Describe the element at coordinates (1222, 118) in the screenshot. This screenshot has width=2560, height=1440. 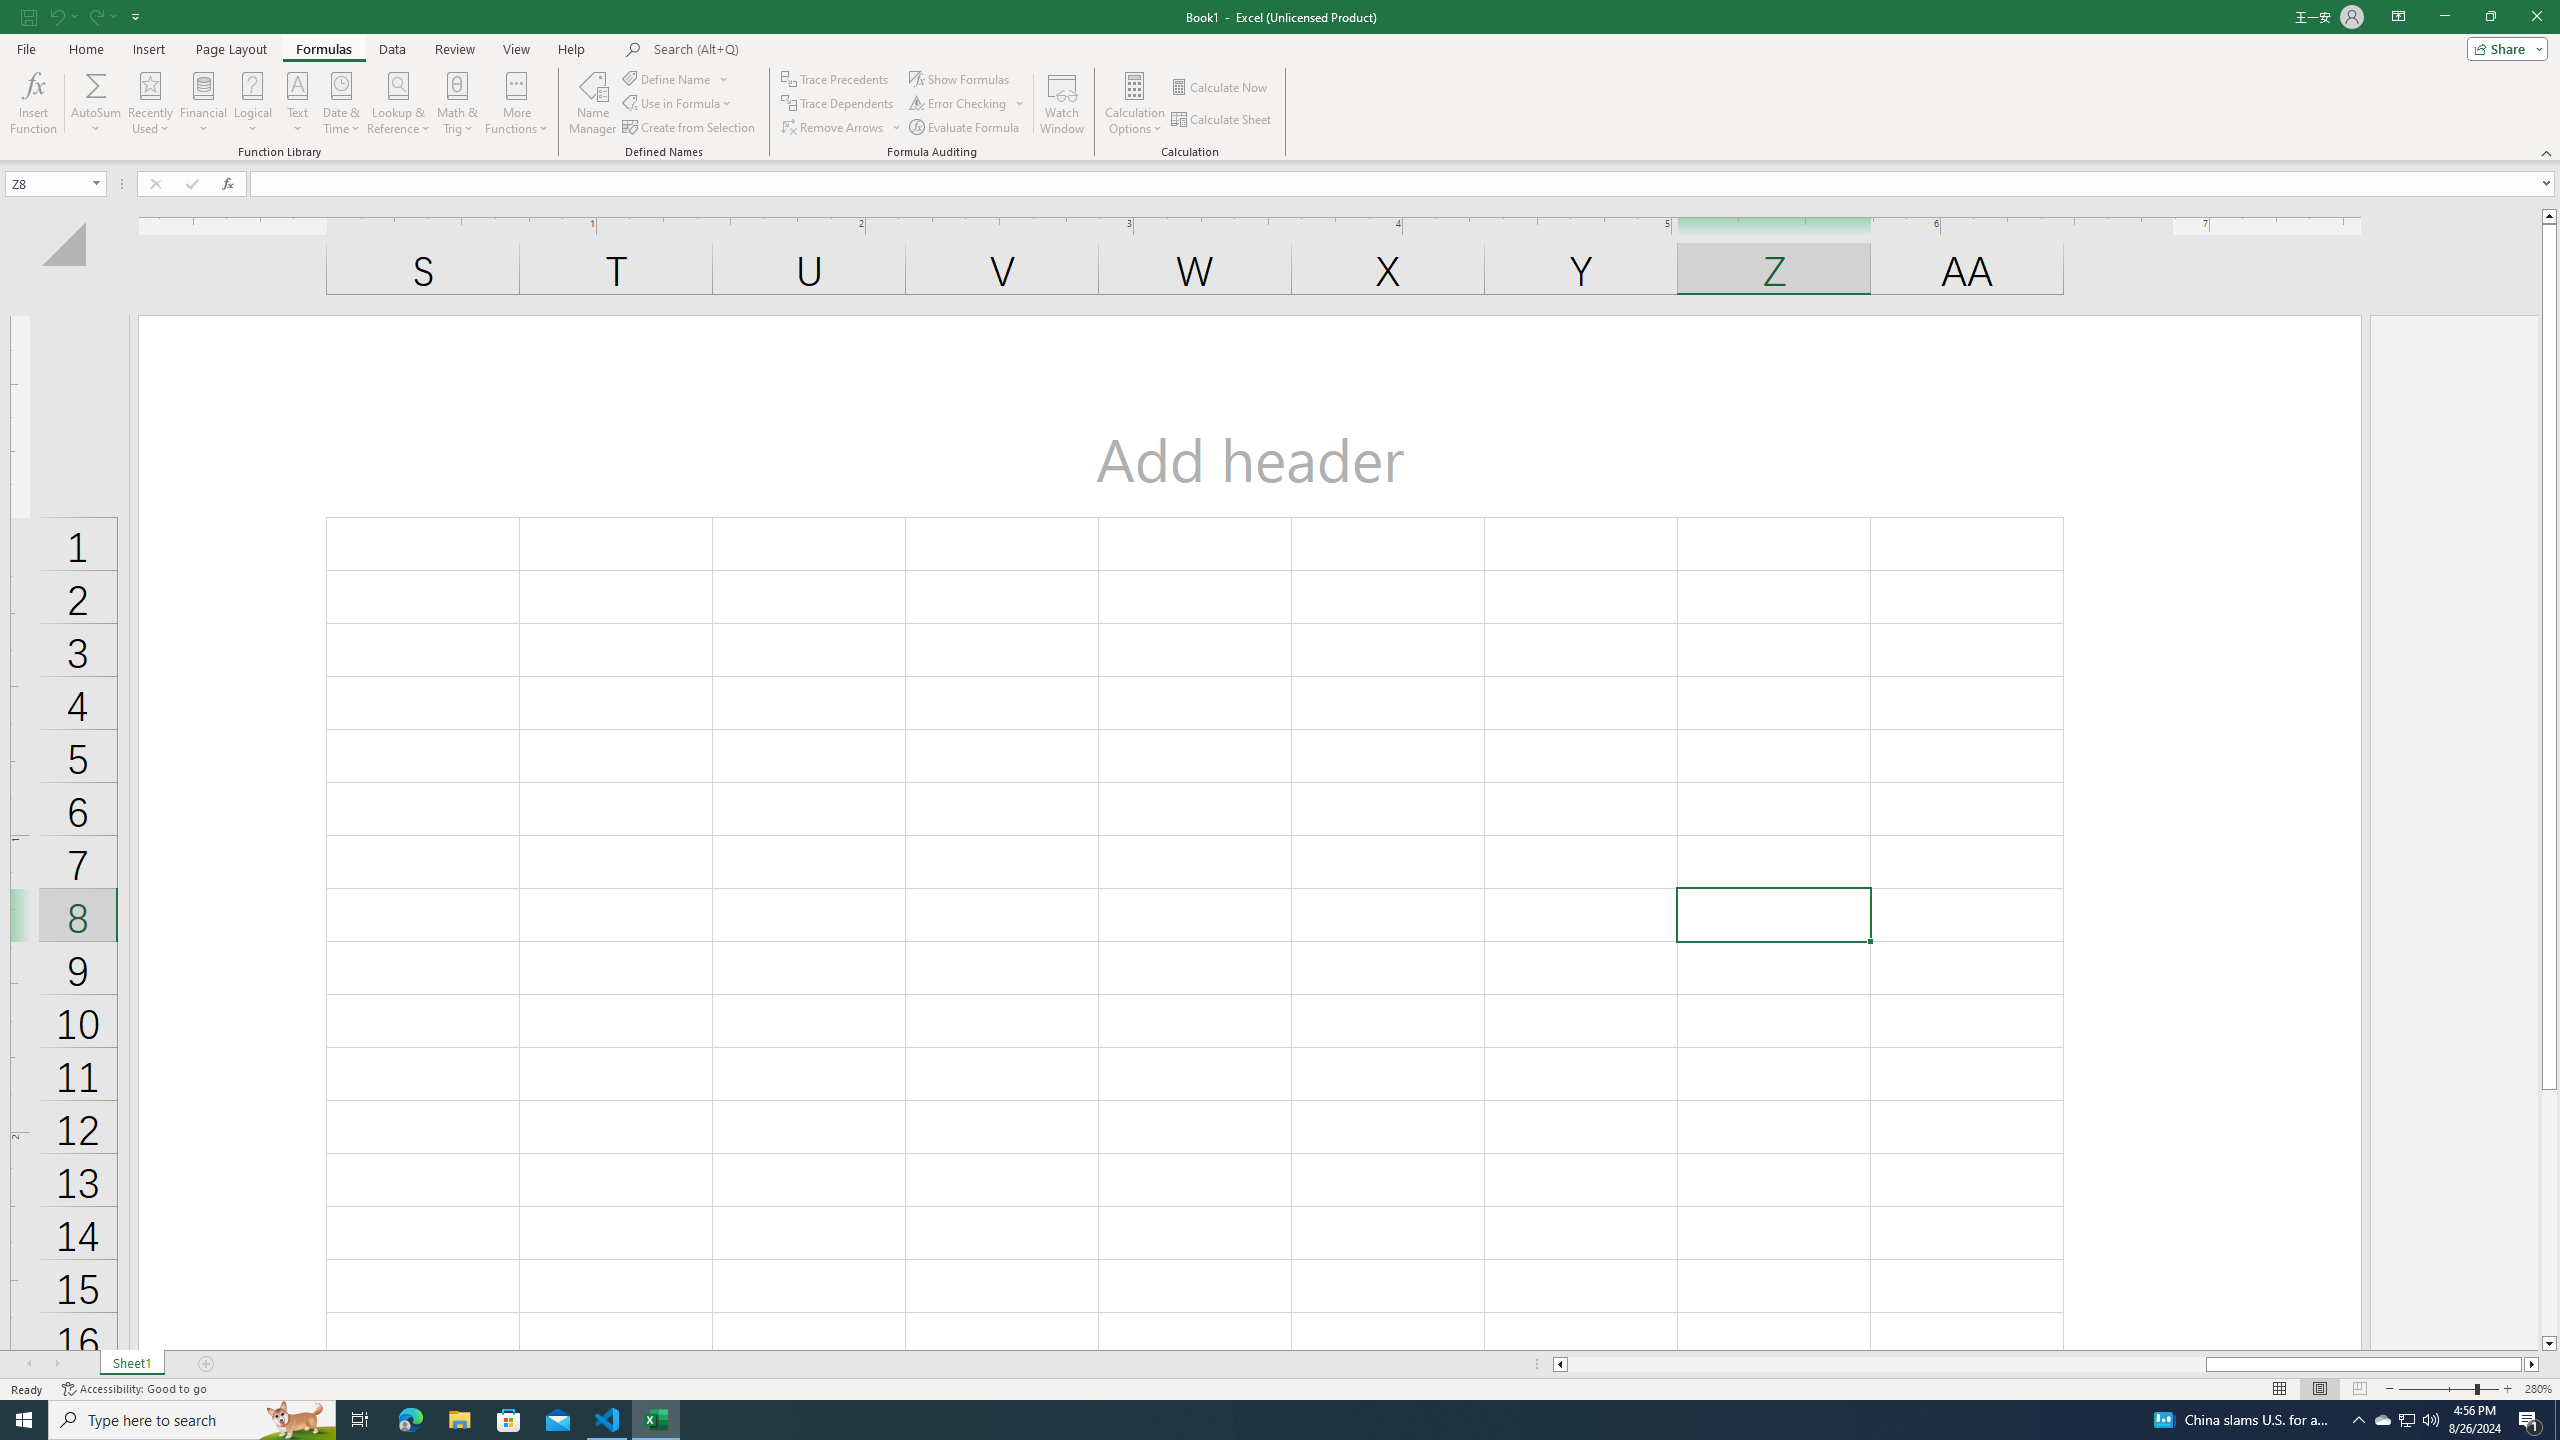
I see `'Calculate Sheet'` at that location.